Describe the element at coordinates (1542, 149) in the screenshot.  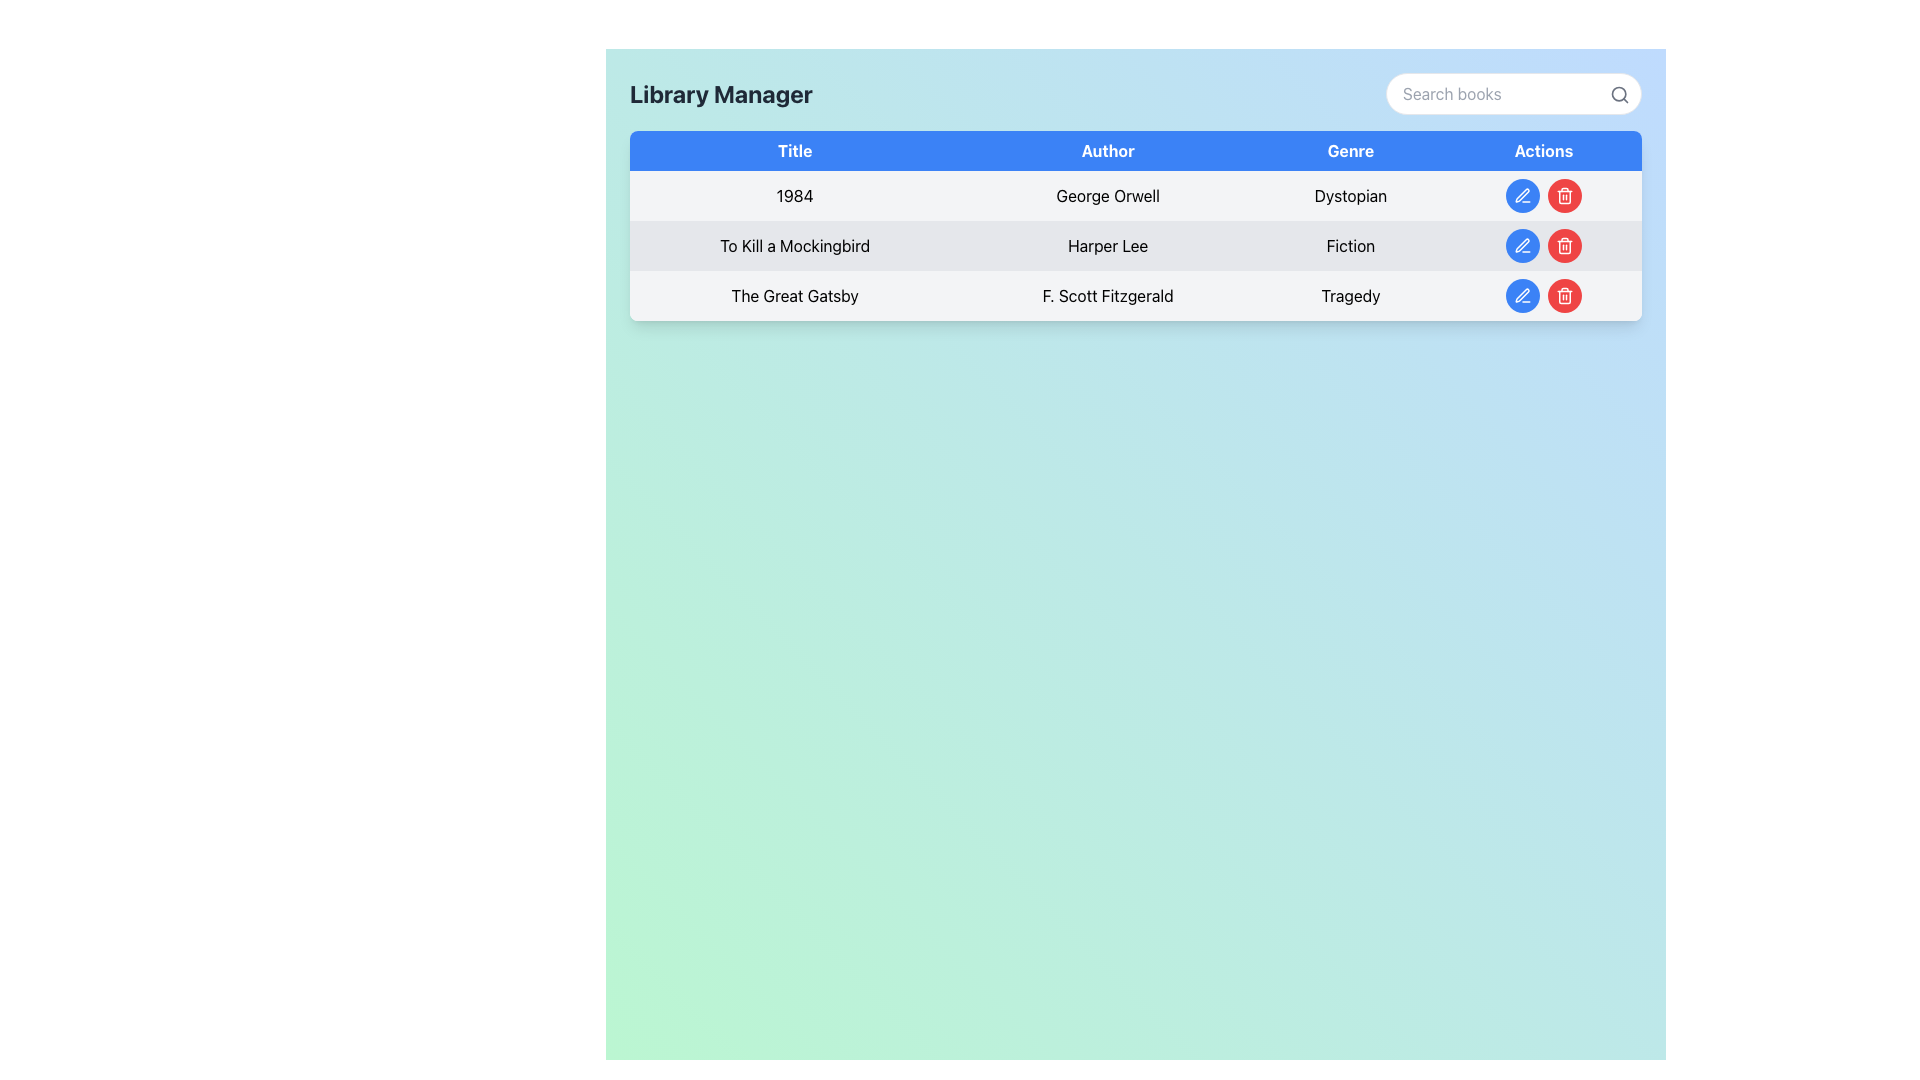
I see `text content of the Table Header Cell labeled 'Actions', which is a blue rectangular area with white text, located at the top-right of the table` at that location.